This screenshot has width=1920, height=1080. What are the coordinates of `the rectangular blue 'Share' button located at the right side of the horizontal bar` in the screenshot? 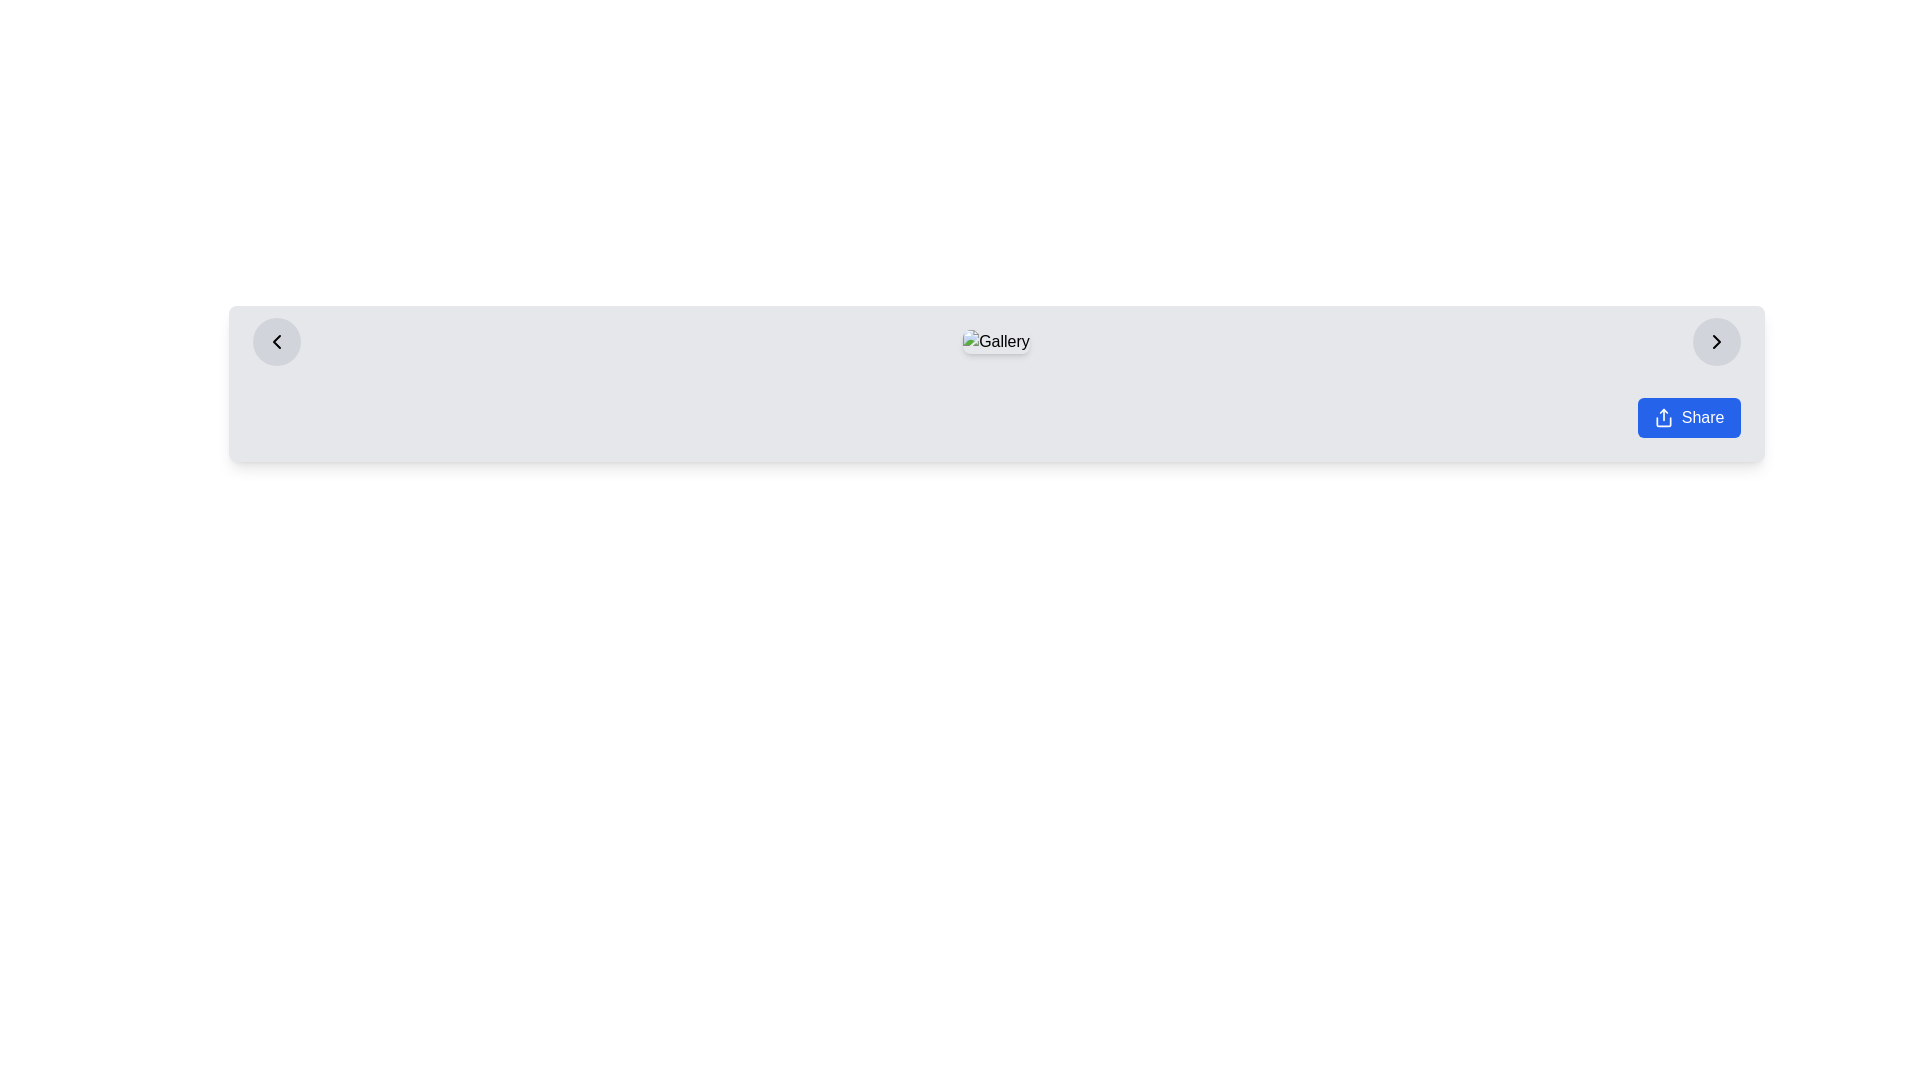 It's located at (1688, 416).